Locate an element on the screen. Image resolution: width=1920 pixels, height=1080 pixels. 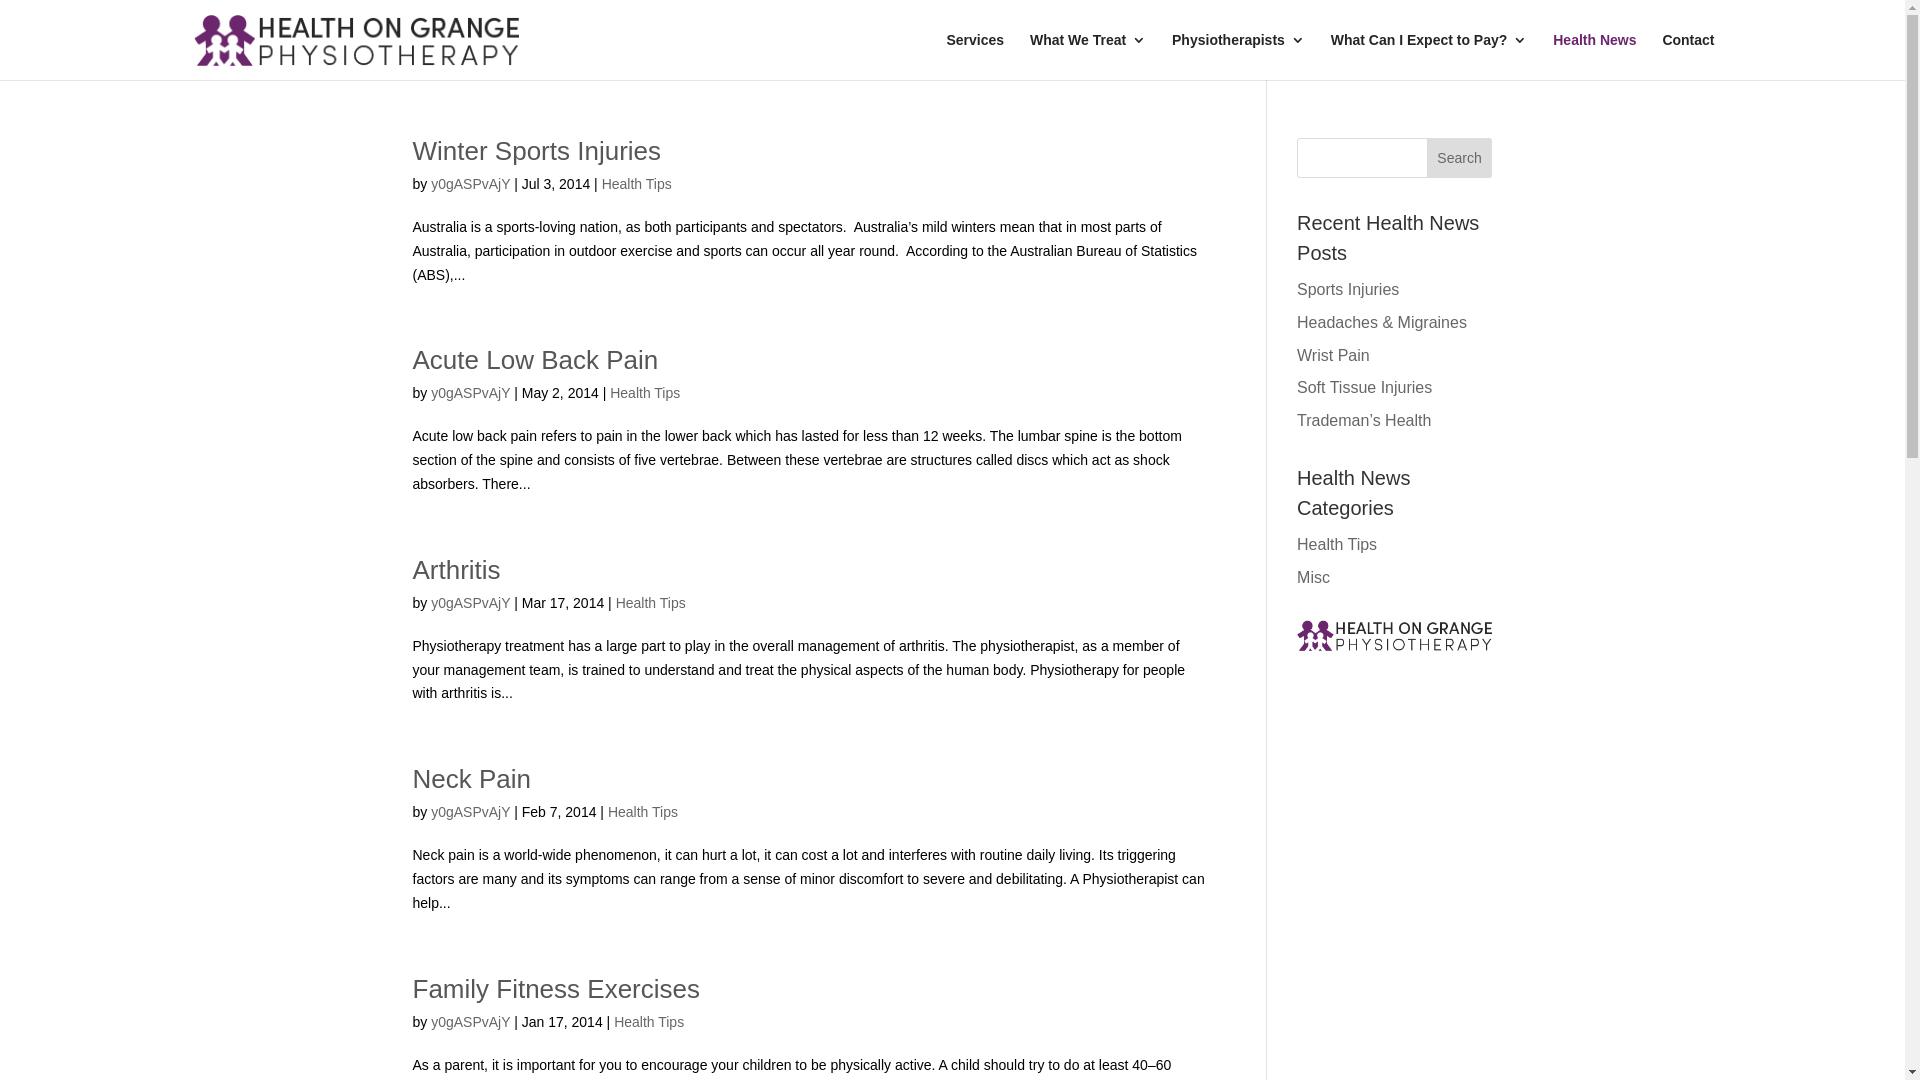
'Soft Tissue Injuries' is located at coordinates (1363, 387).